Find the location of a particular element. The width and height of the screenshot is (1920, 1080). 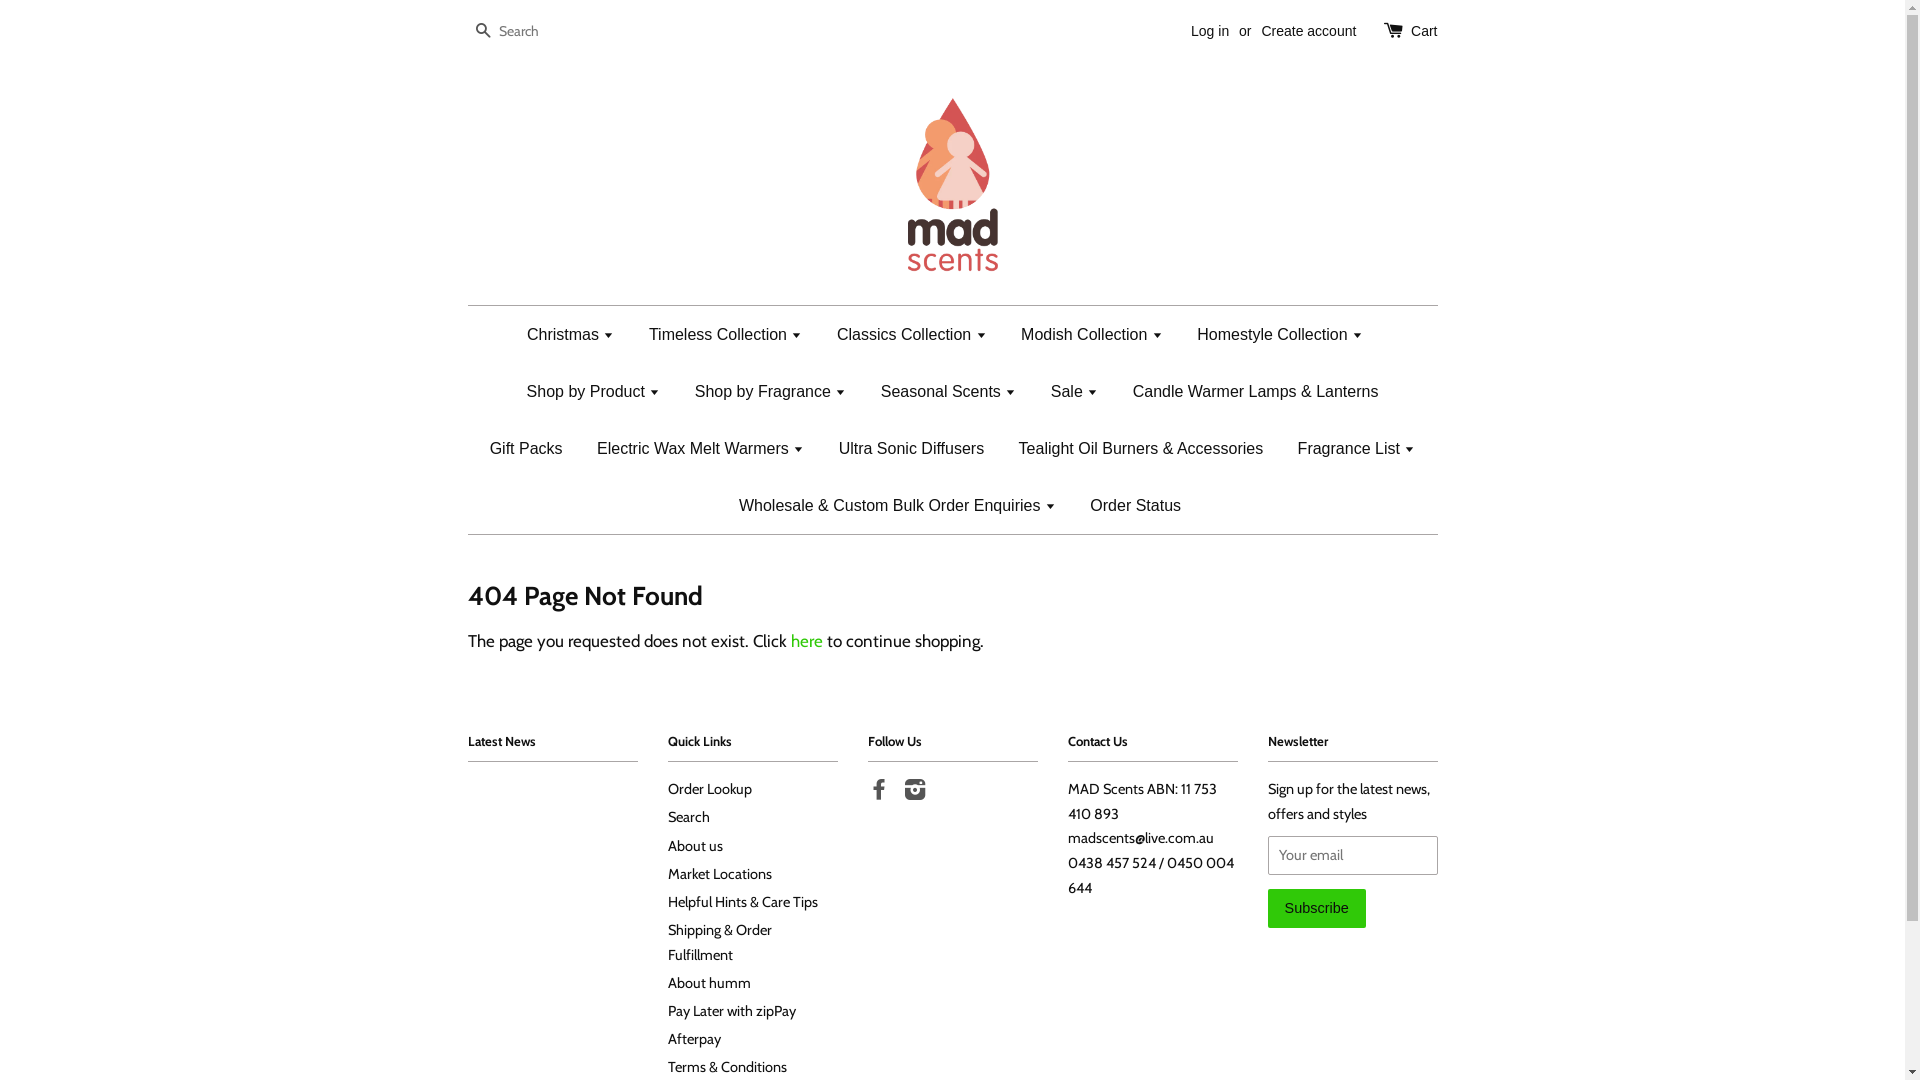

'Order Status' is located at coordinates (1128, 504).